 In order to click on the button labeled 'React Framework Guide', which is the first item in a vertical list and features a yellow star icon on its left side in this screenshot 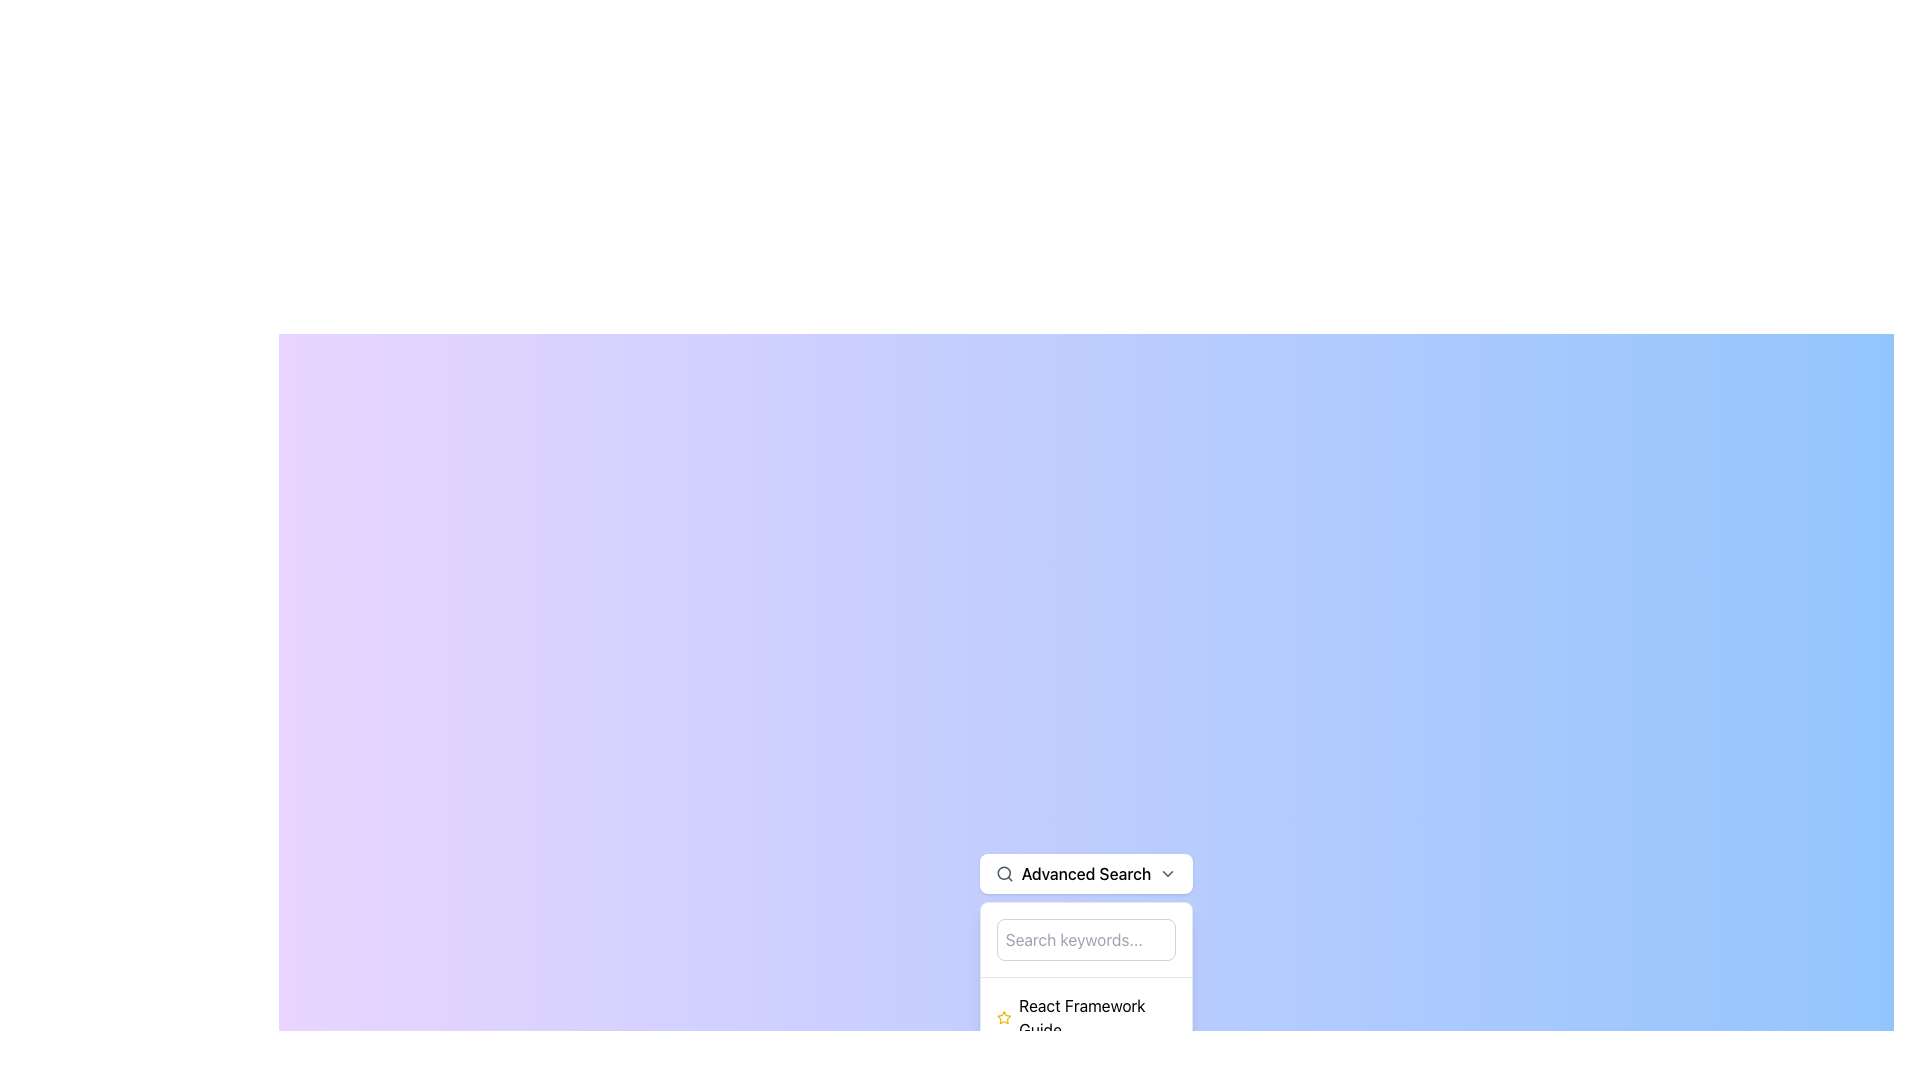, I will do `click(1085, 1018)`.